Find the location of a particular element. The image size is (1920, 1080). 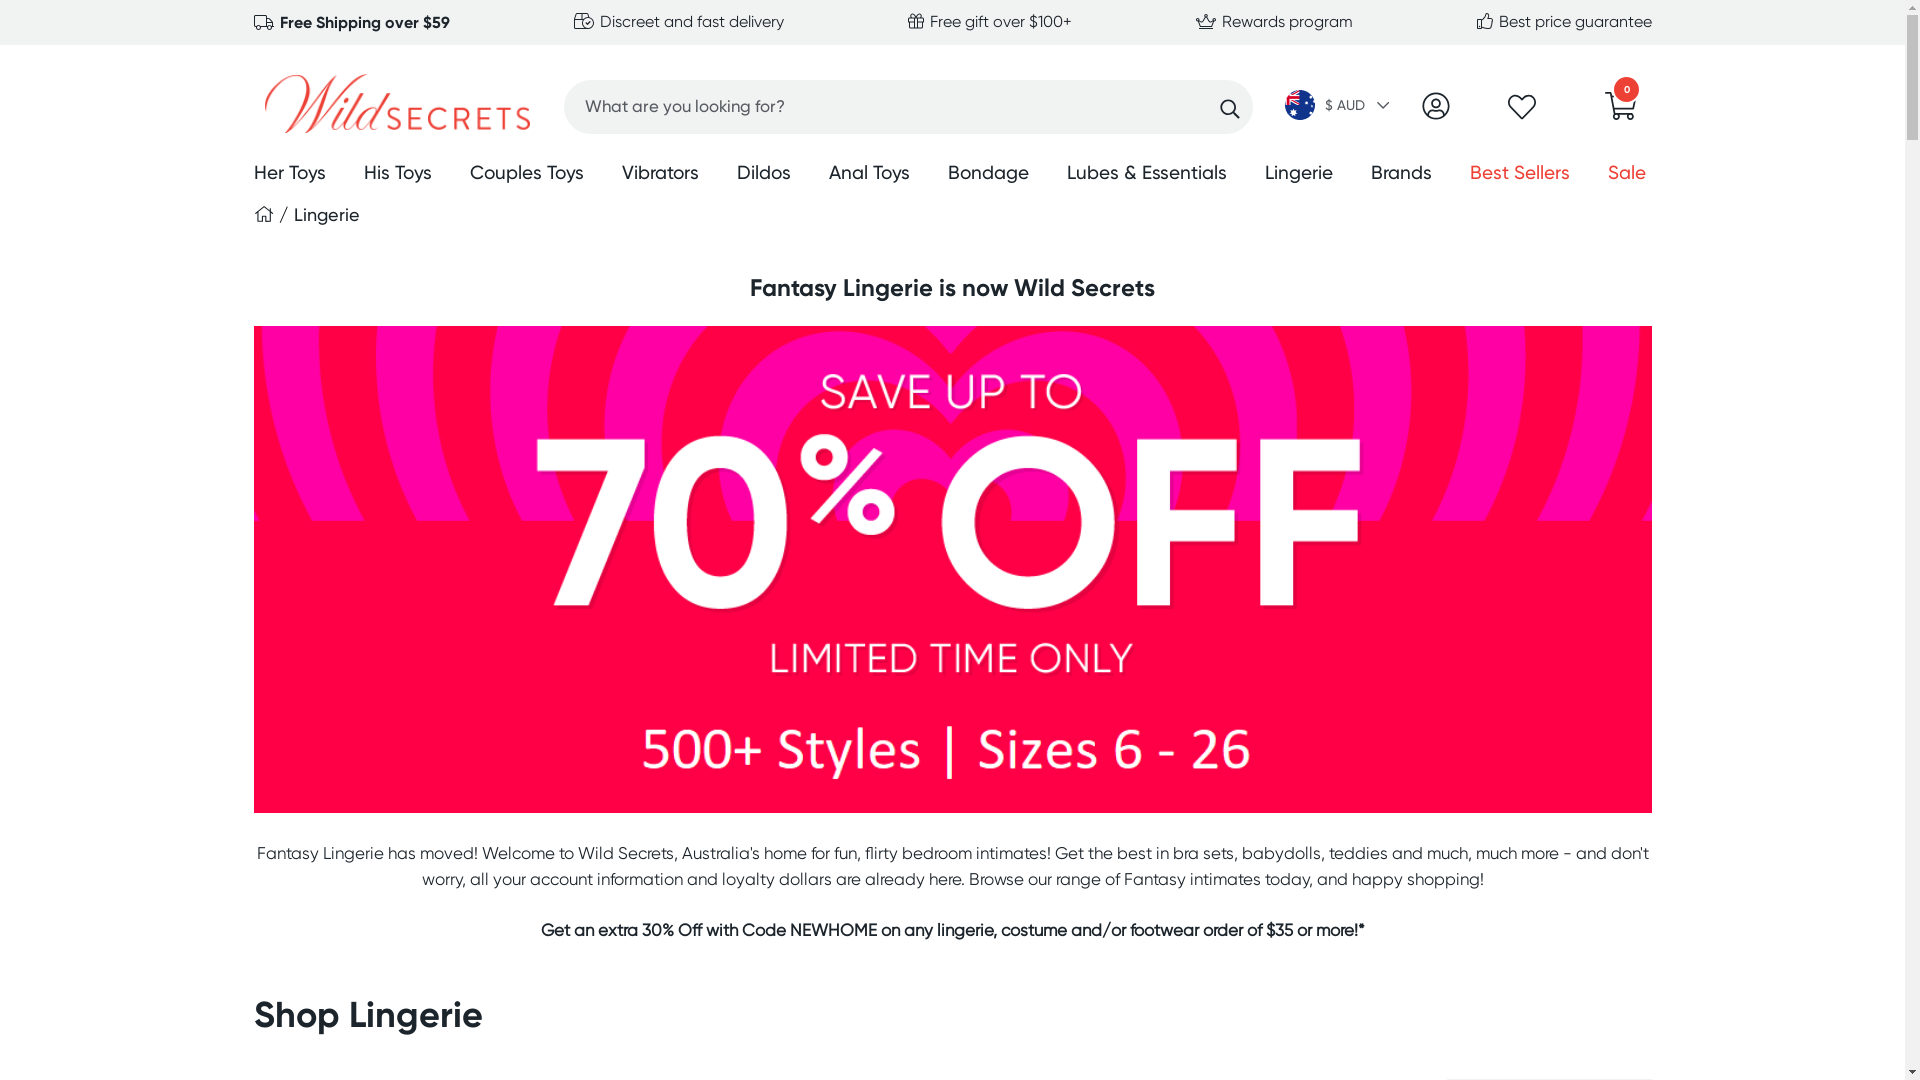

'Couples Toys' is located at coordinates (527, 173).